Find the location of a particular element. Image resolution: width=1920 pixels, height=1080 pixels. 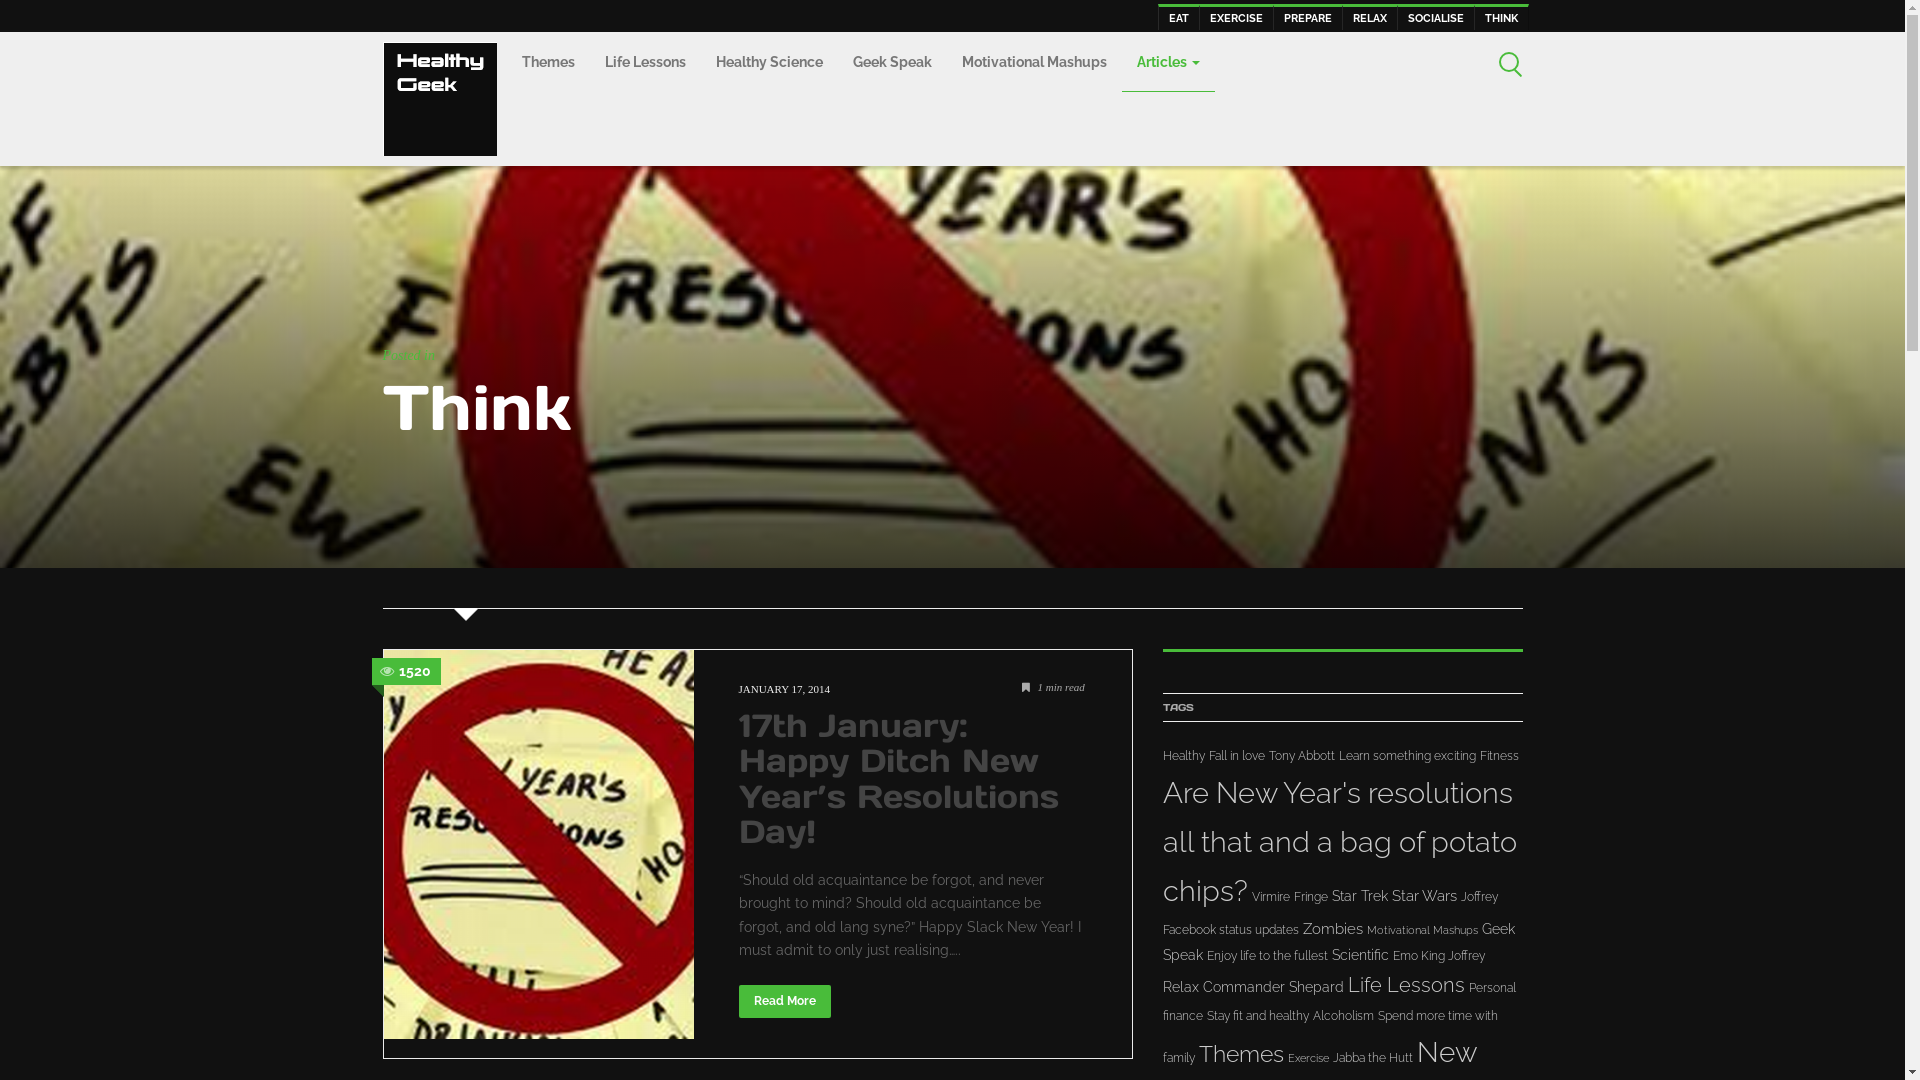

'PREPARE' is located at coordinates (1306, 16).